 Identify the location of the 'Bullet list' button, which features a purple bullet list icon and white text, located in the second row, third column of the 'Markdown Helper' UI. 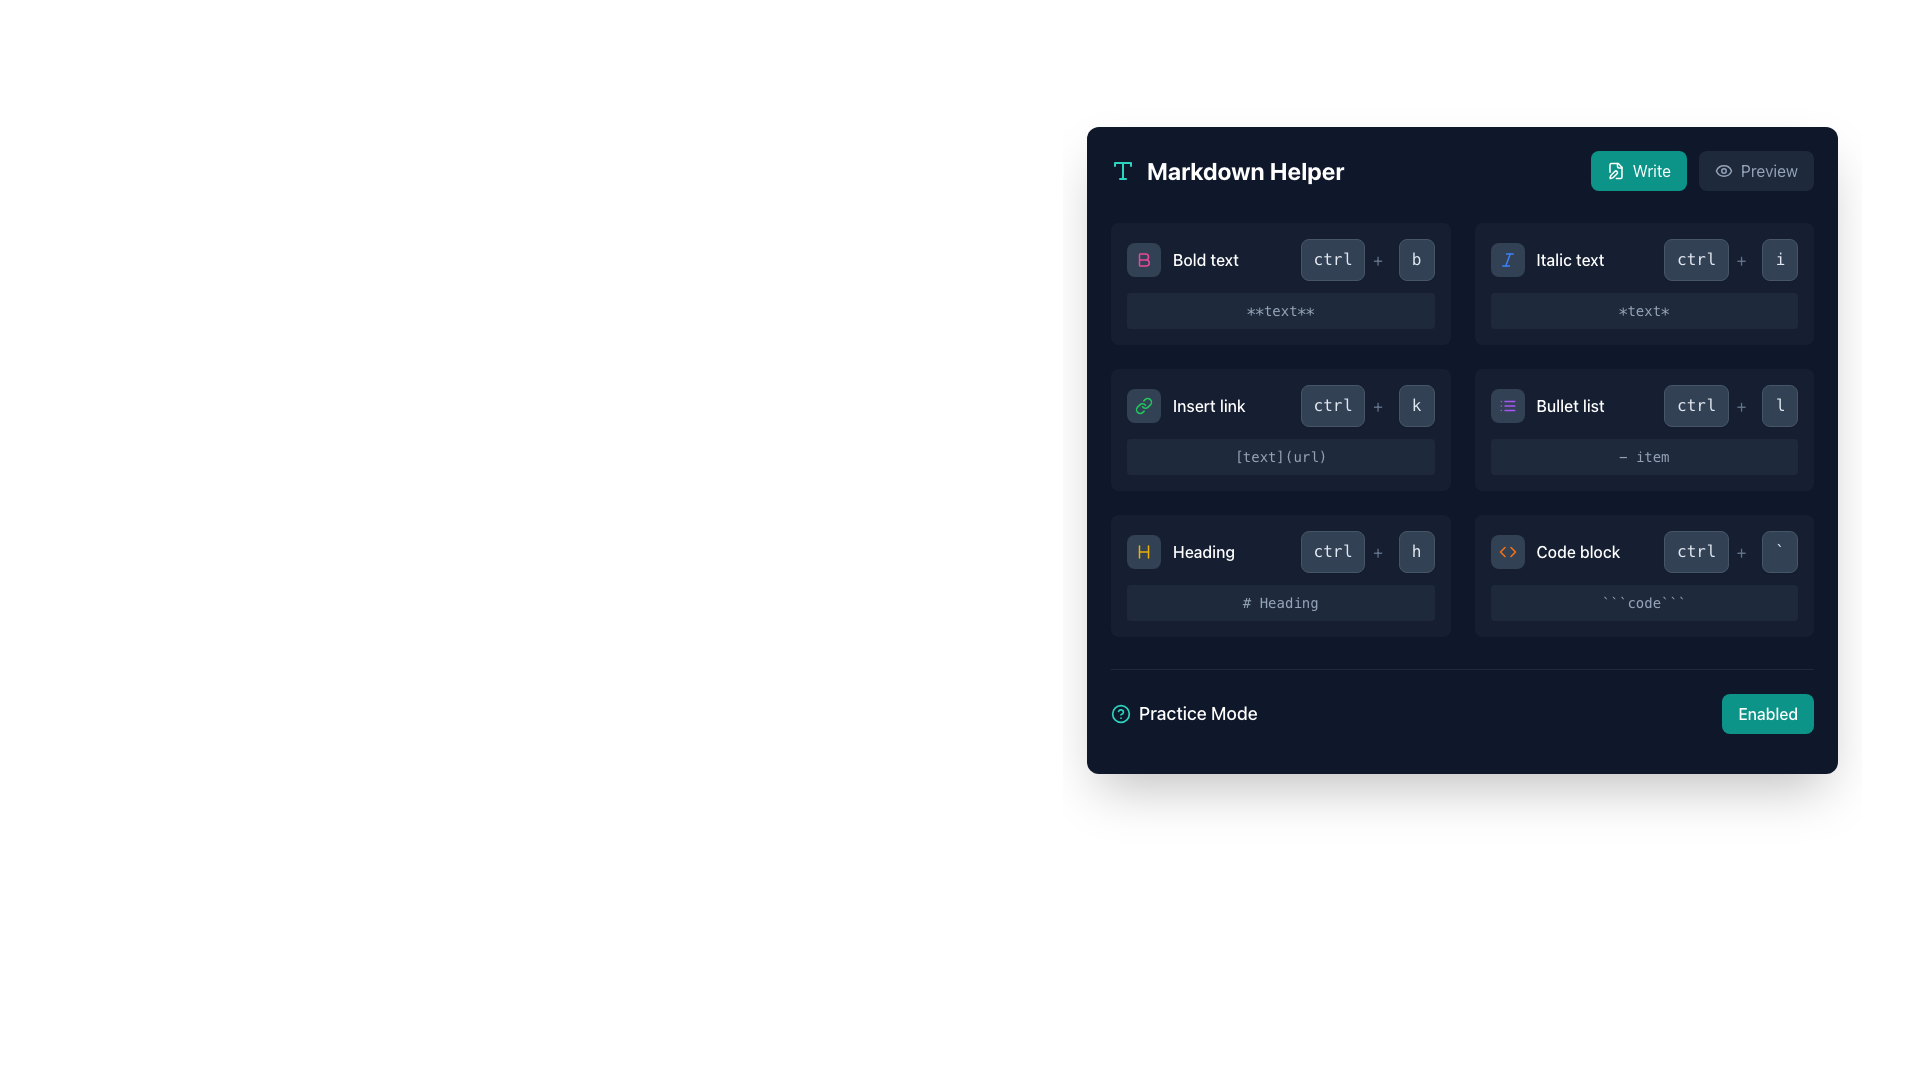
(1546, 405).